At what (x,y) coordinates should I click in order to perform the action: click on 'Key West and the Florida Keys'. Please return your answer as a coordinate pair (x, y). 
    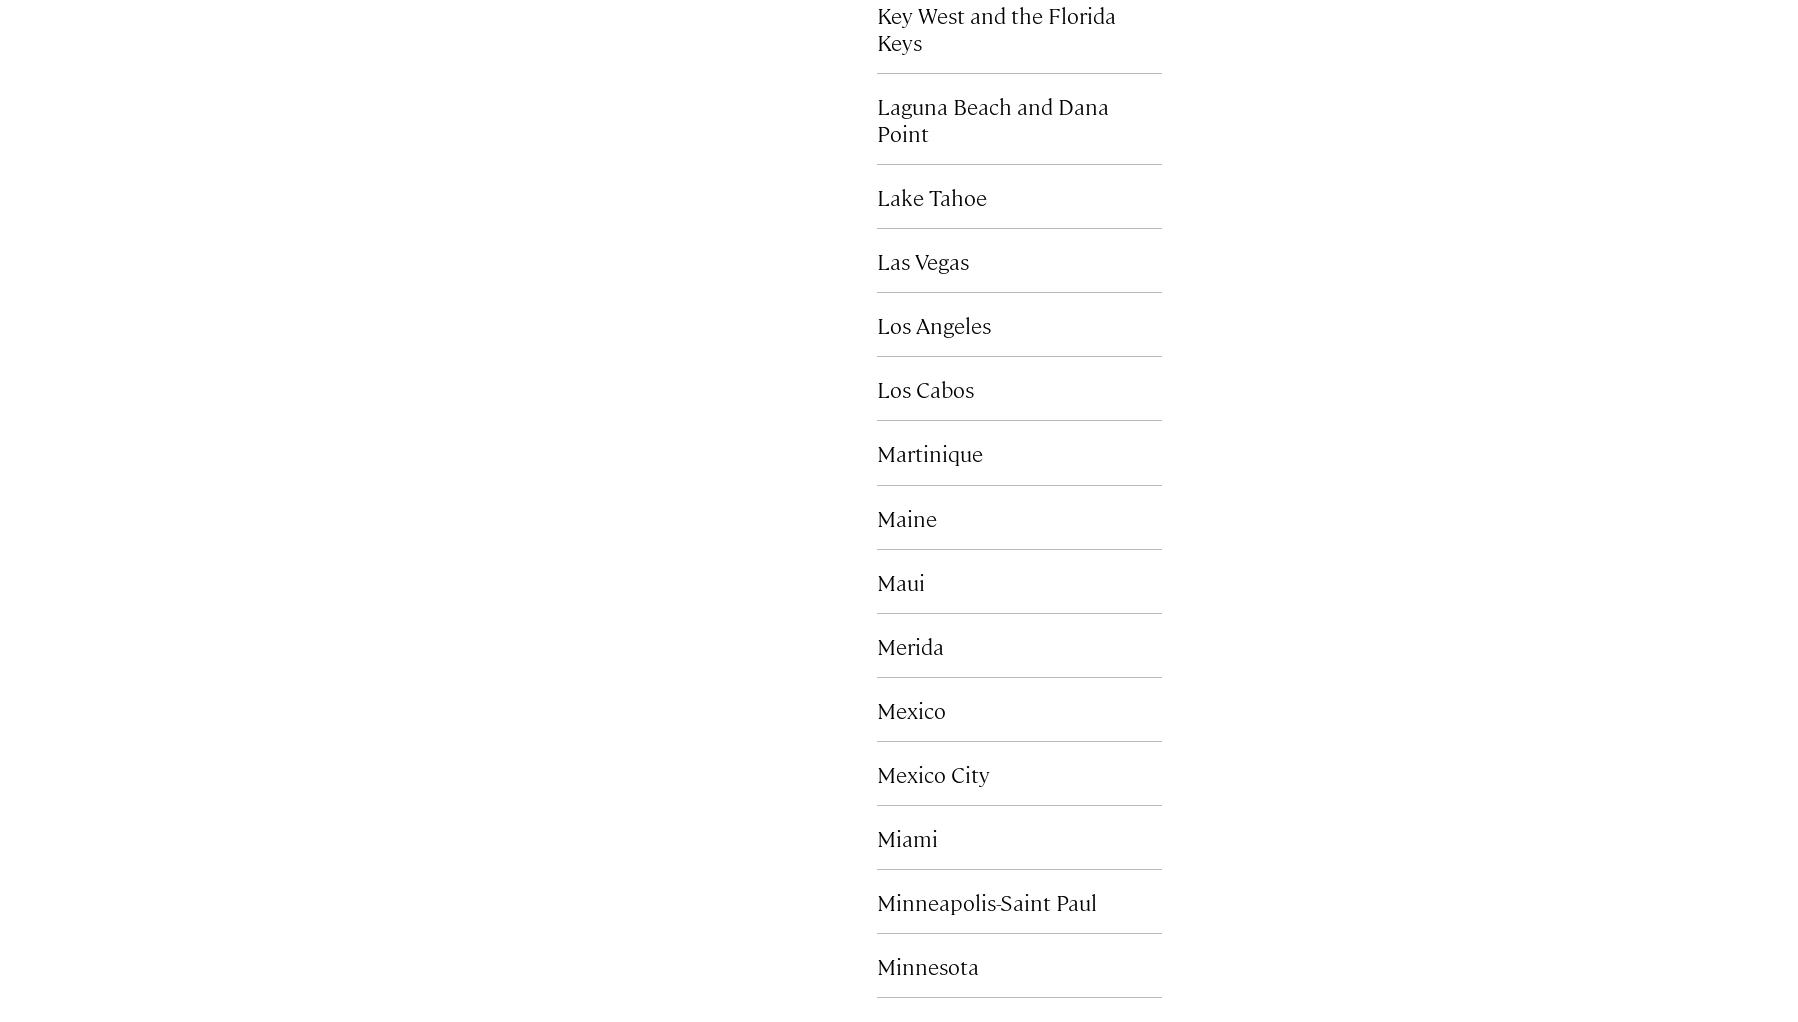
    Looking at the image, I should click on (995, 27).